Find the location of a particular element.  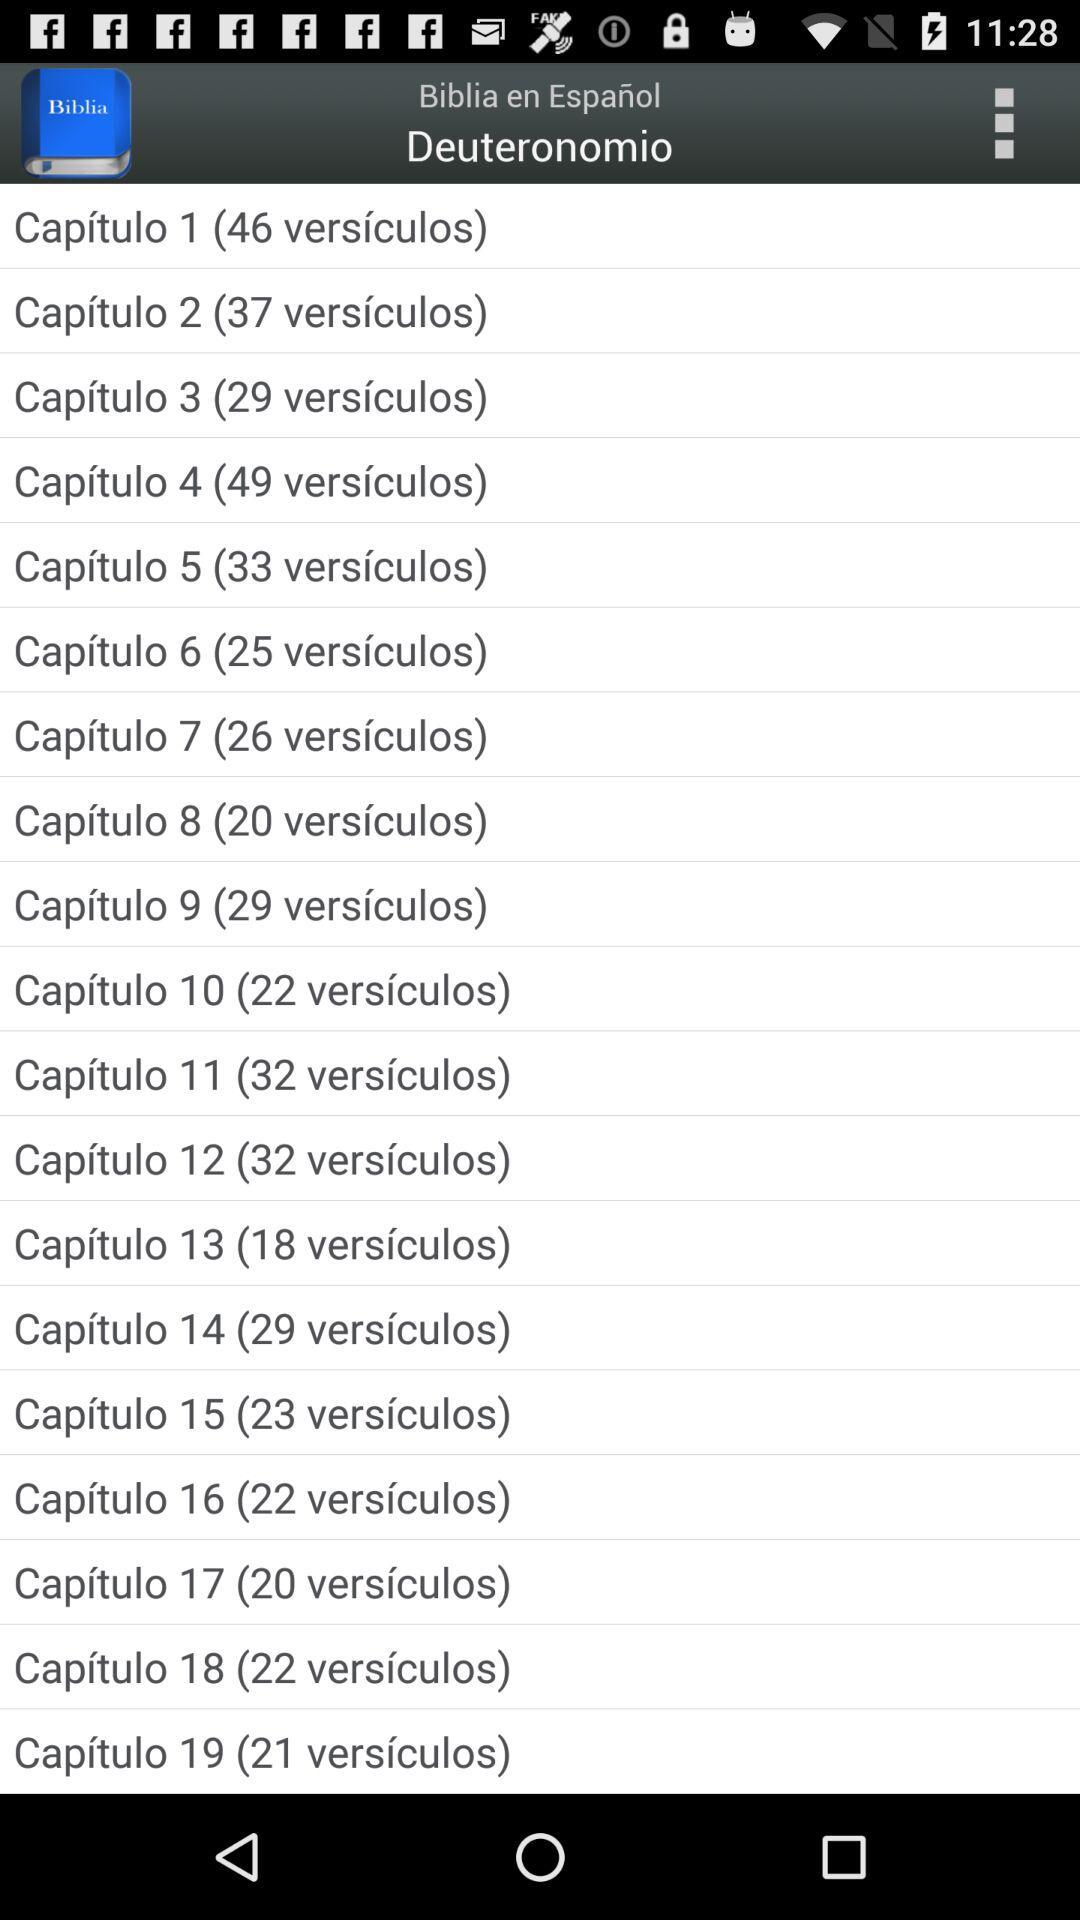

the more icon is located at coordinates (1003, 131).